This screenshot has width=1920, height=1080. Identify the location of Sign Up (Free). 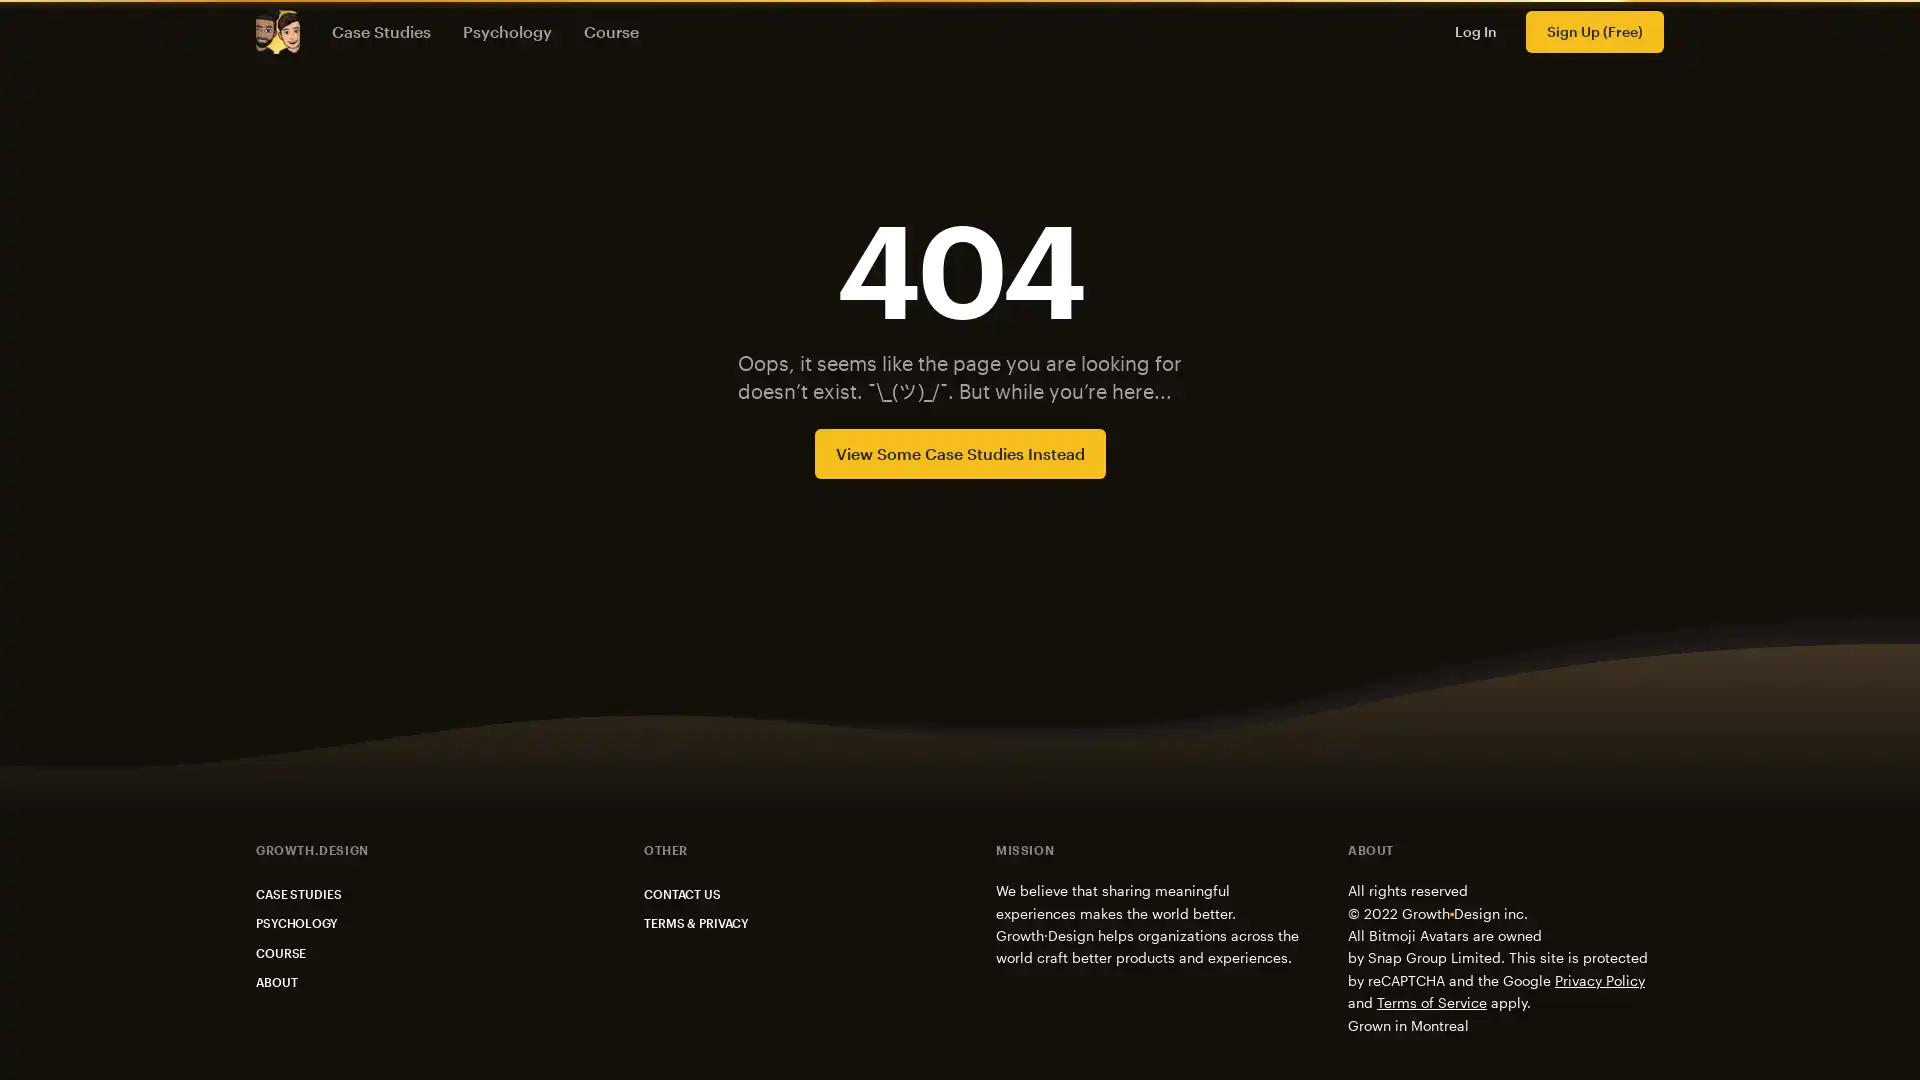
(1593, 31).